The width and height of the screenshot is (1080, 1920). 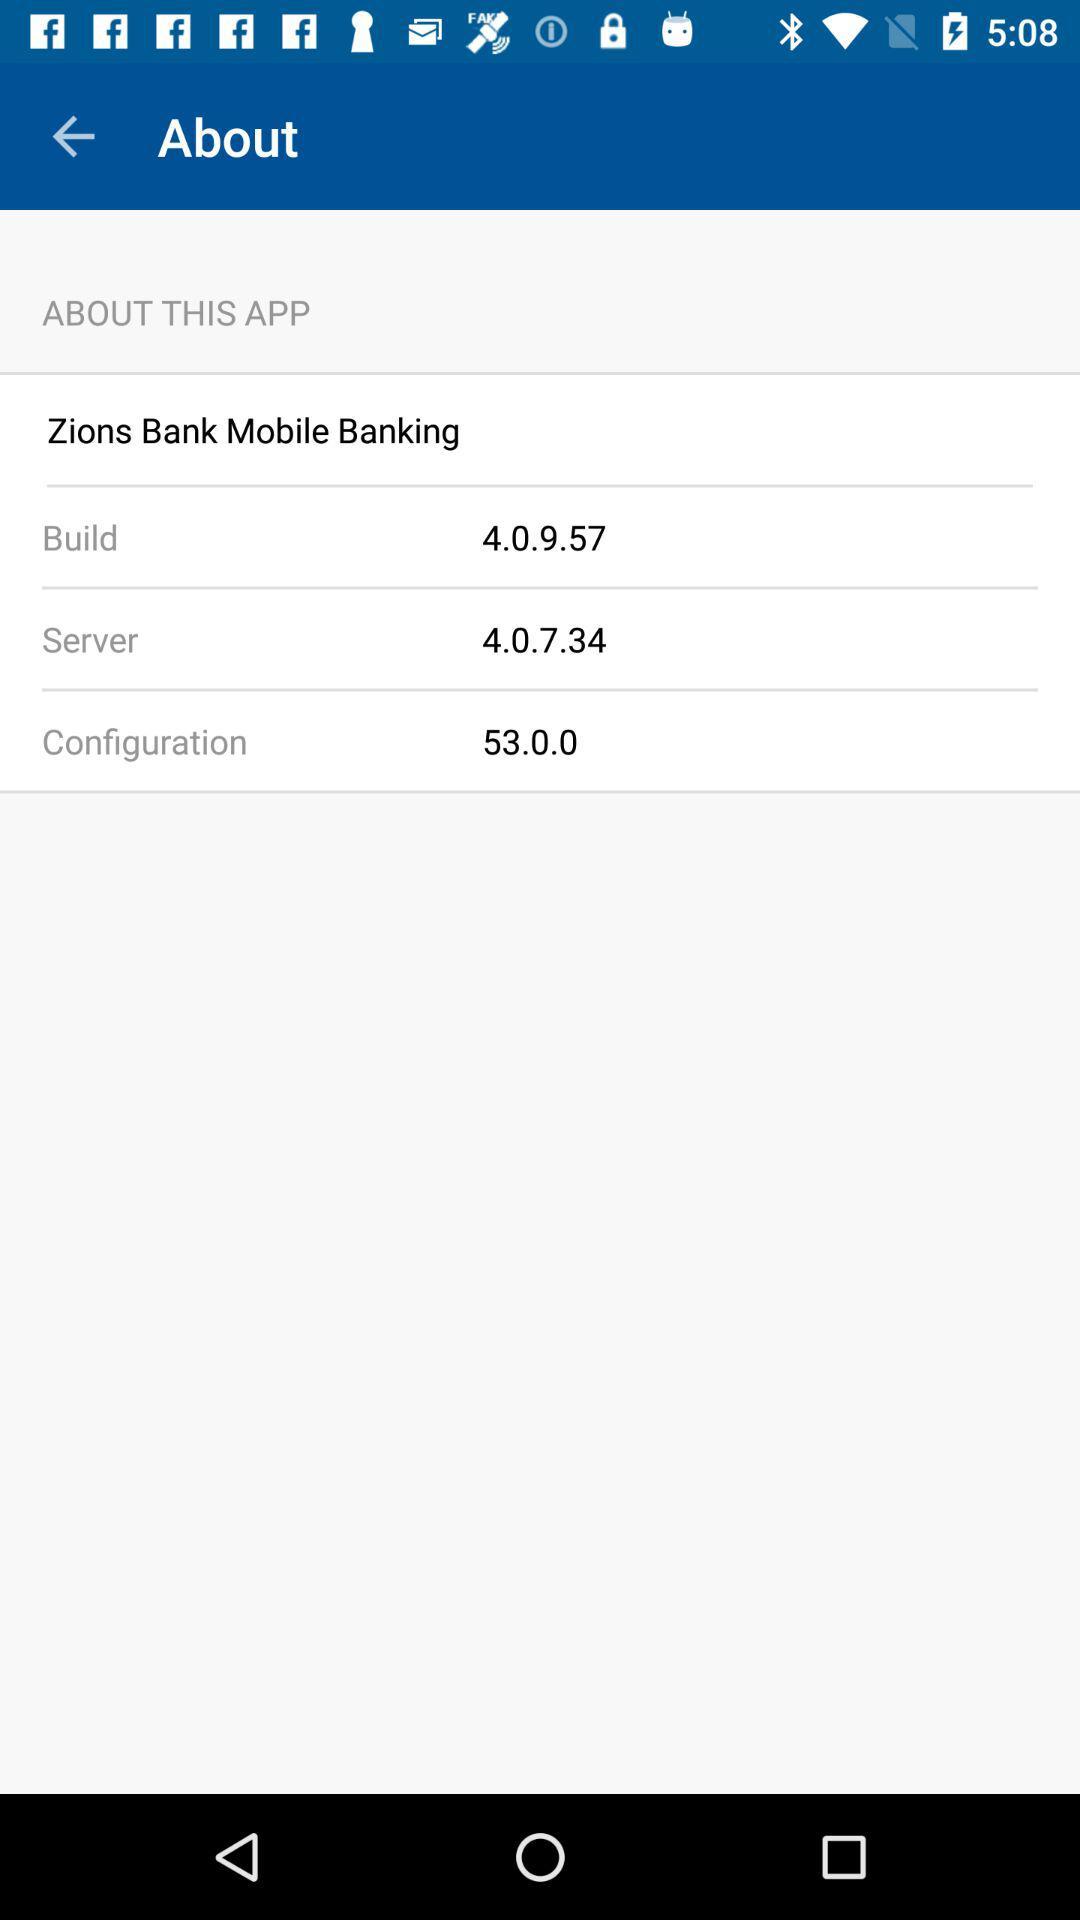 What do you see at coordinates (540, 485) in the screenshot?
I see `item below zions bank mobile item` at bounding box center [540, 485].